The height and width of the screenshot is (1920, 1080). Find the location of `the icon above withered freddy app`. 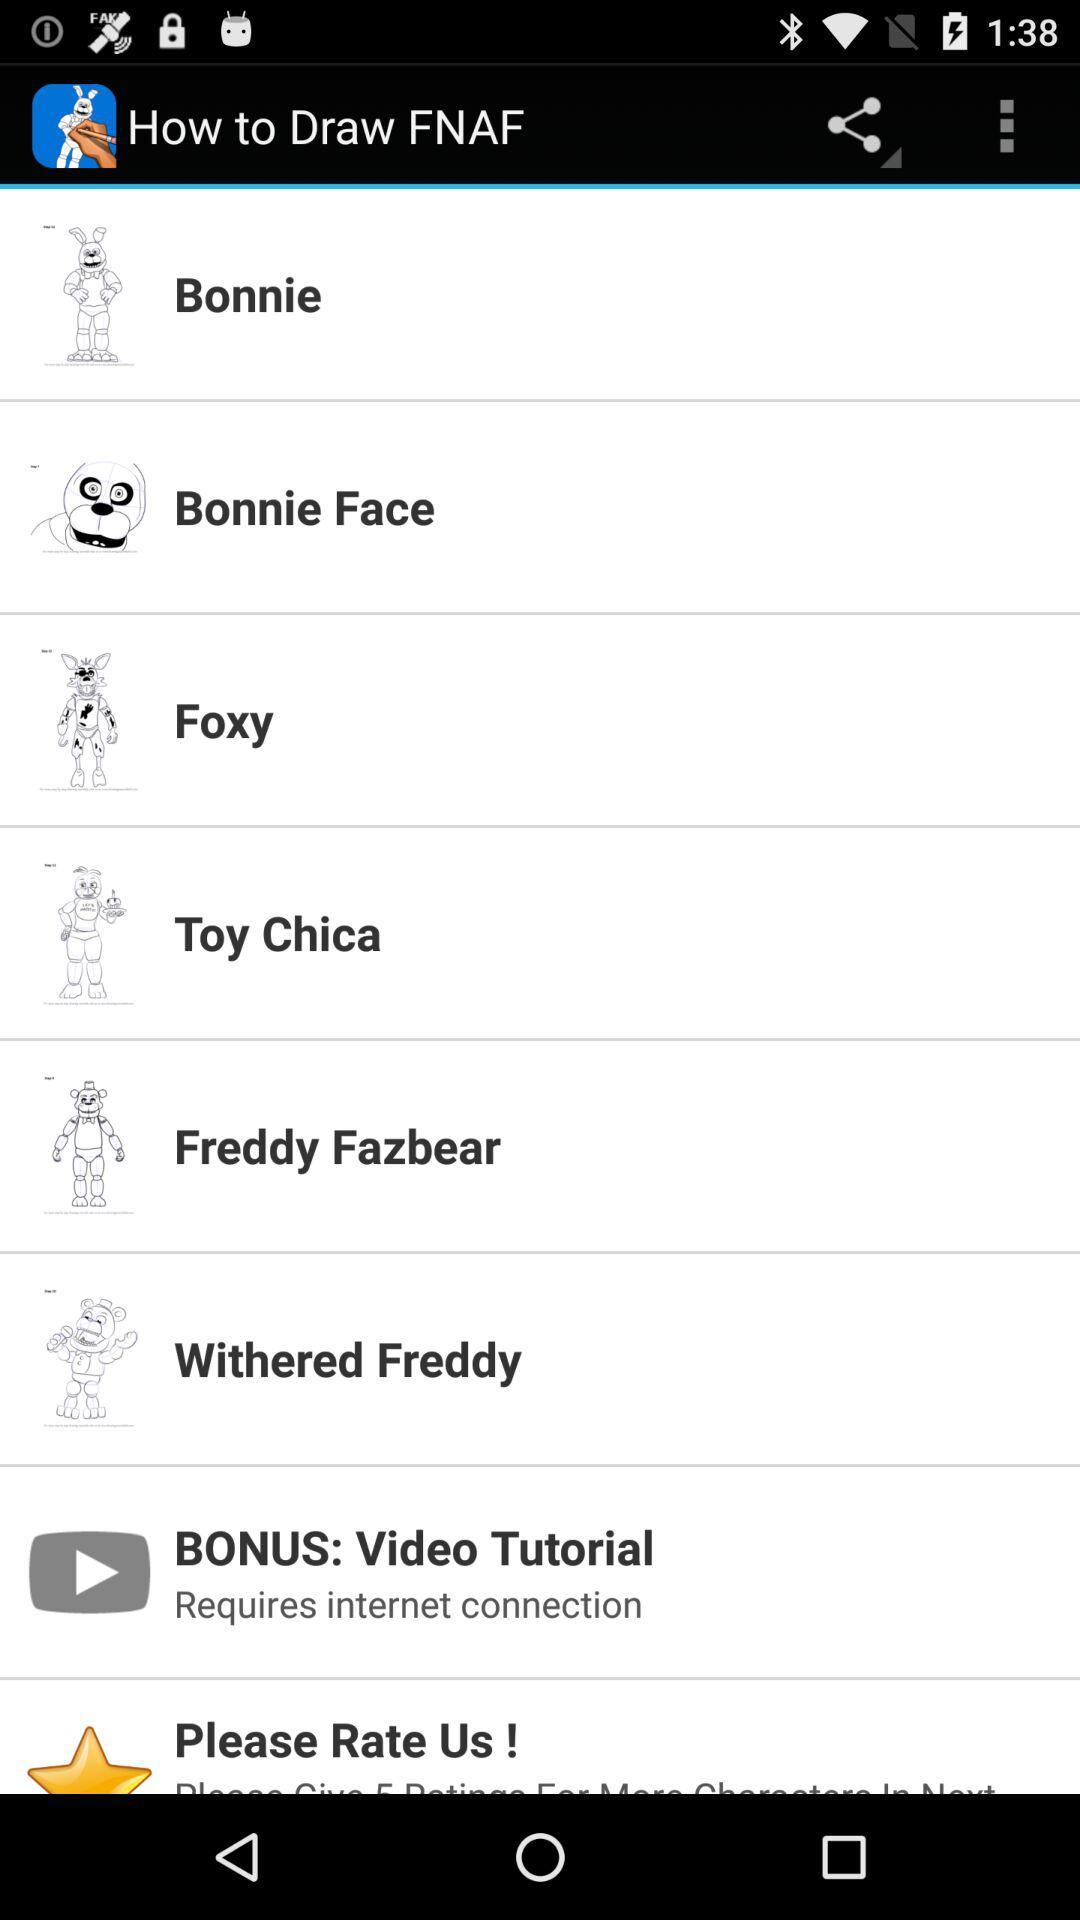

the icon above withered freddy app is located at coordinates (613, 1145).